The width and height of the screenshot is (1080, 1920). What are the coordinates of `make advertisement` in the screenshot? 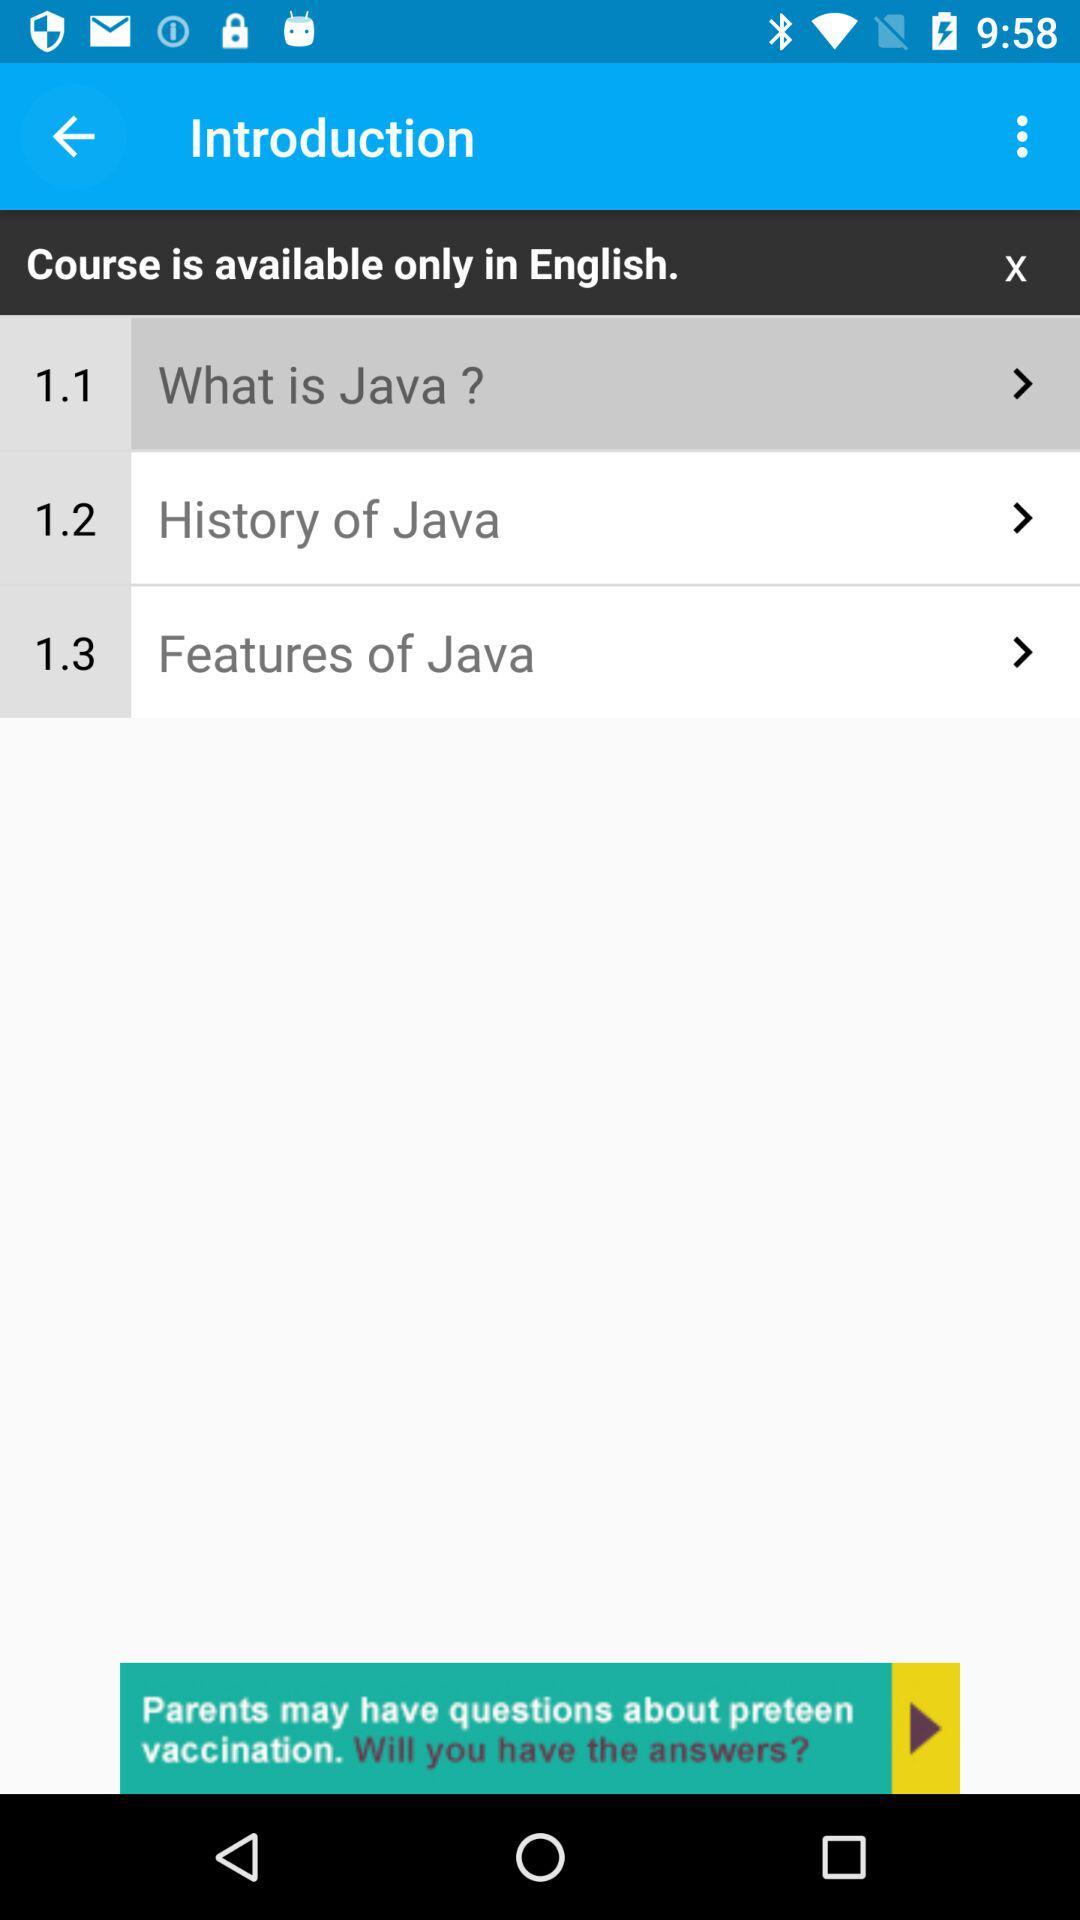 It's located at (540, 1727).